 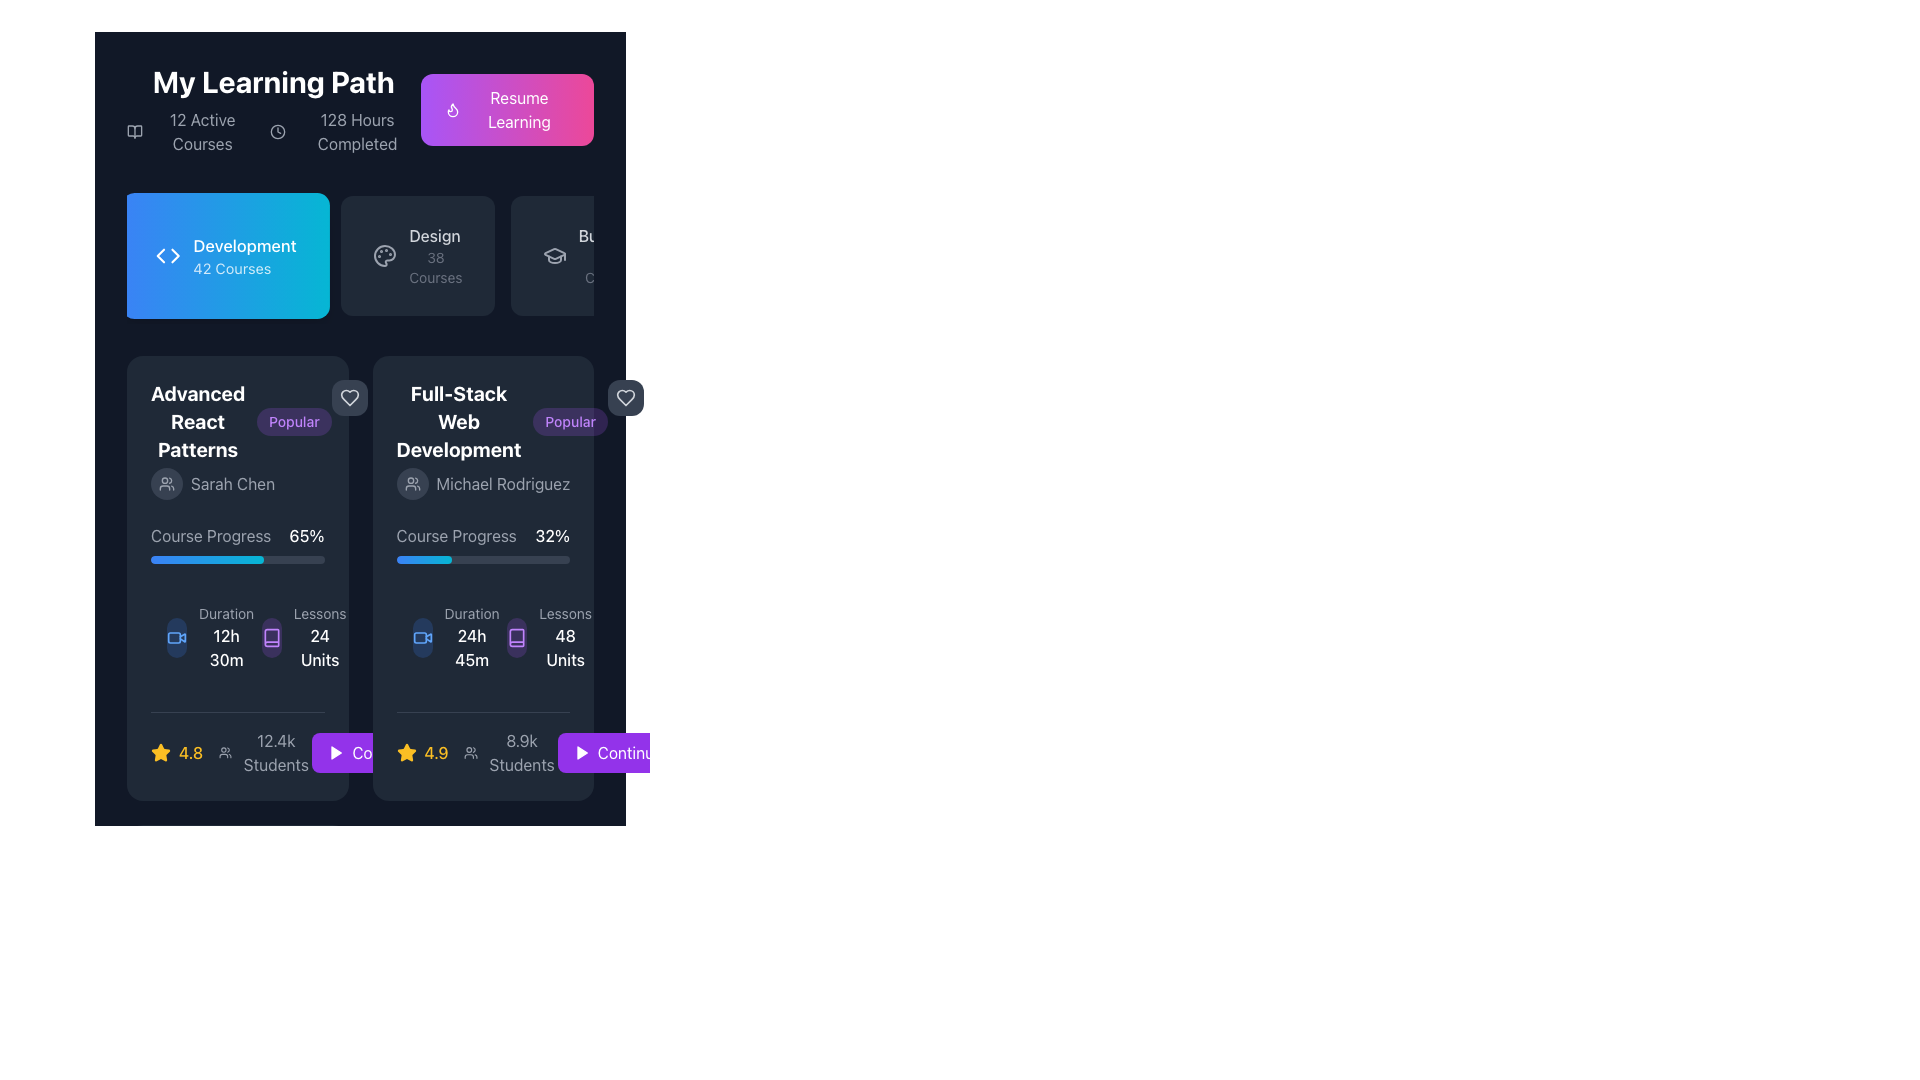 What do you see at coordinates (161, 752) in the screenshot?
I see `the yellow star-shaped icon with a shadow effect located at the bottom of the second course card, adjacent to the rating value and student count indicators` at bounding box center [161, 752].